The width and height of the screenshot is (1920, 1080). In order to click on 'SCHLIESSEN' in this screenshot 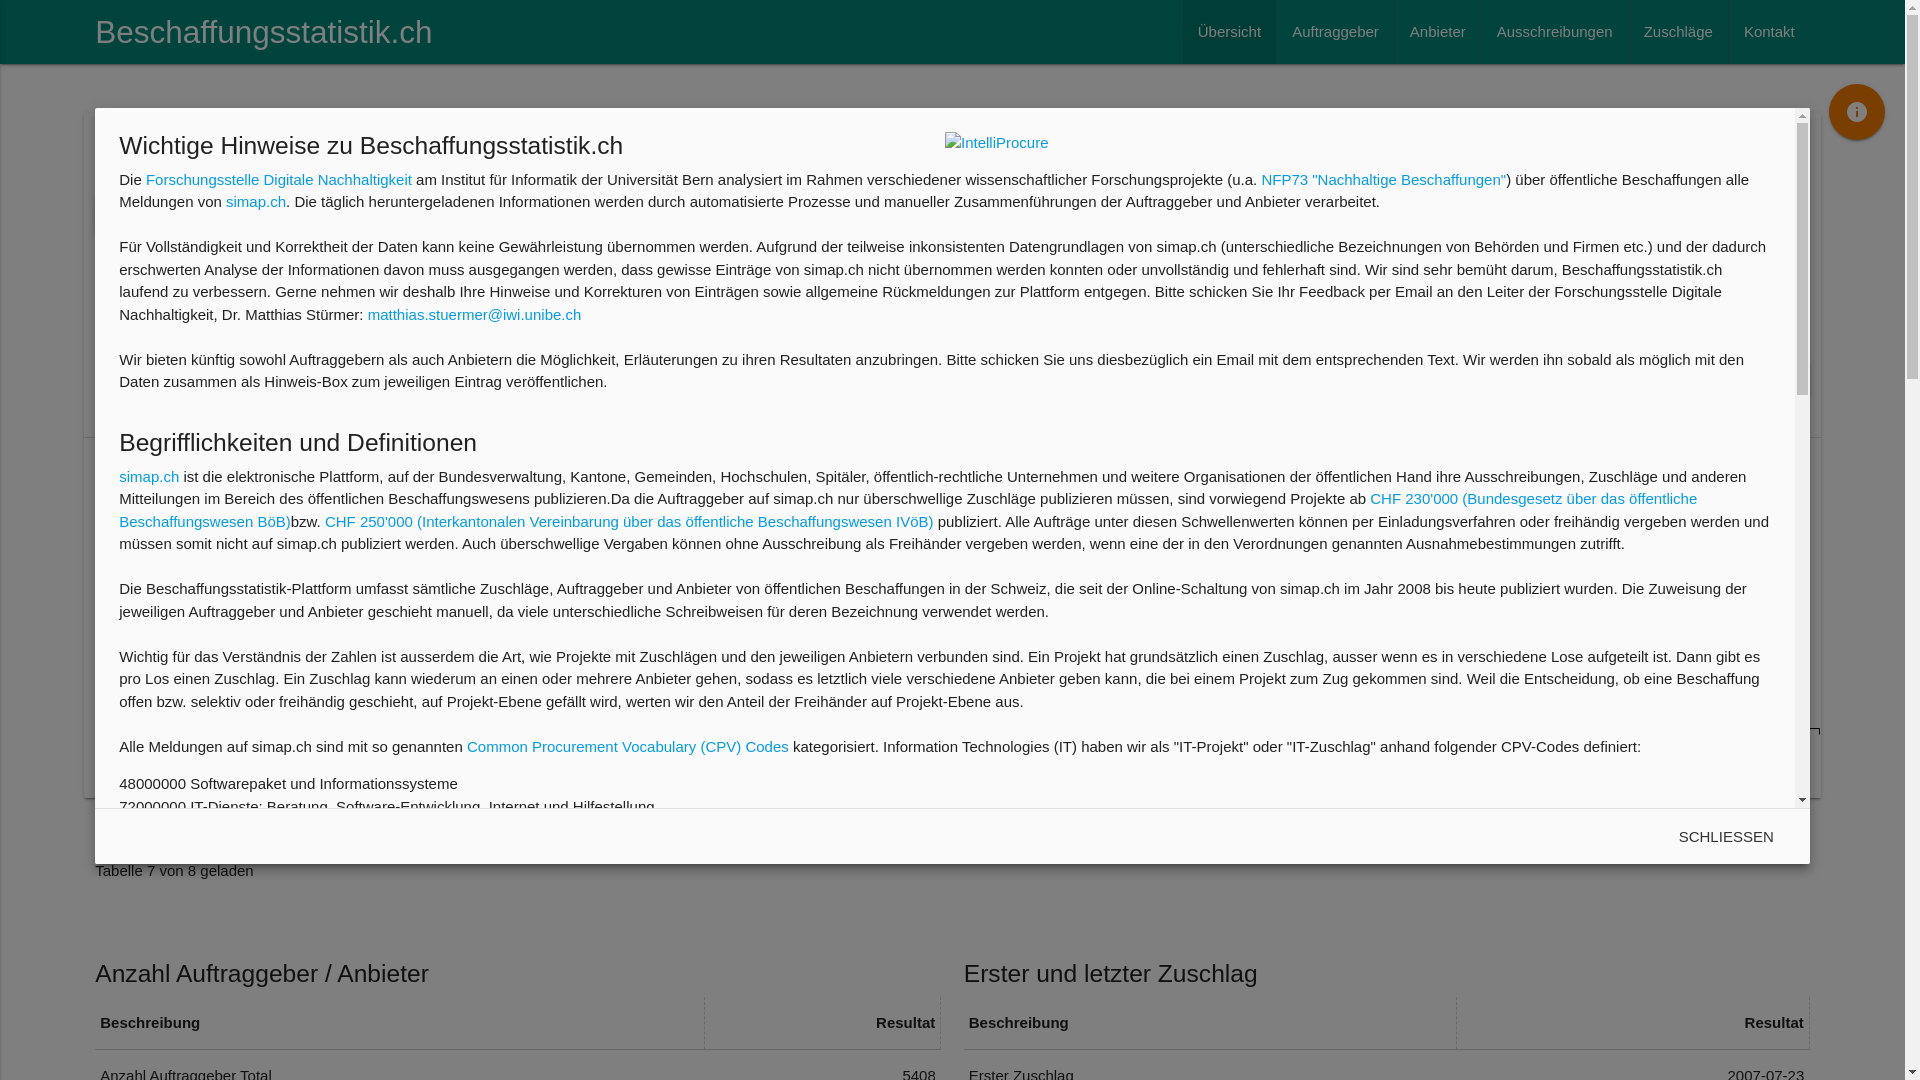, I will do `click(1725, 837)`.